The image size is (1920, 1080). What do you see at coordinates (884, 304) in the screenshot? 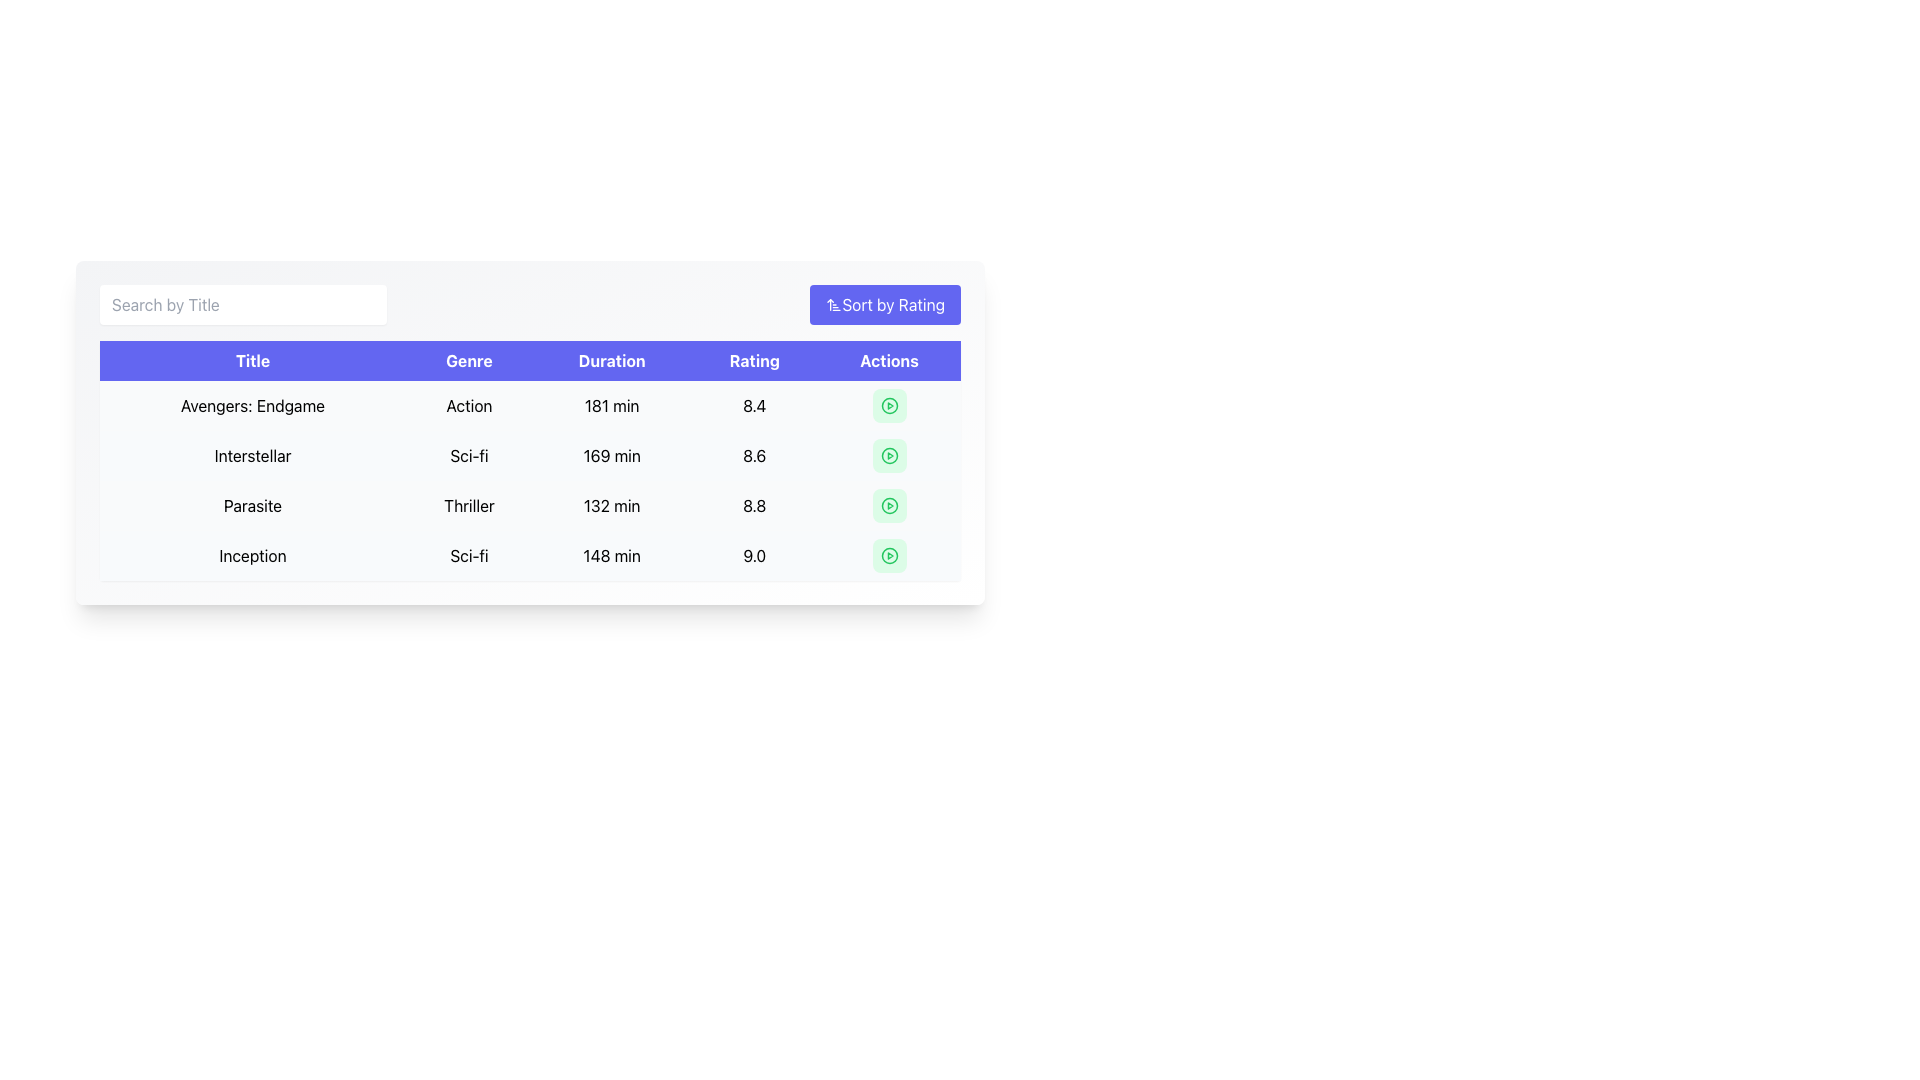
I see `the button located at the right end of the horizontal bar, next to the 'Search by Title' input field, to sort items by their rating in ascending order` at bounding box center [884, 304].